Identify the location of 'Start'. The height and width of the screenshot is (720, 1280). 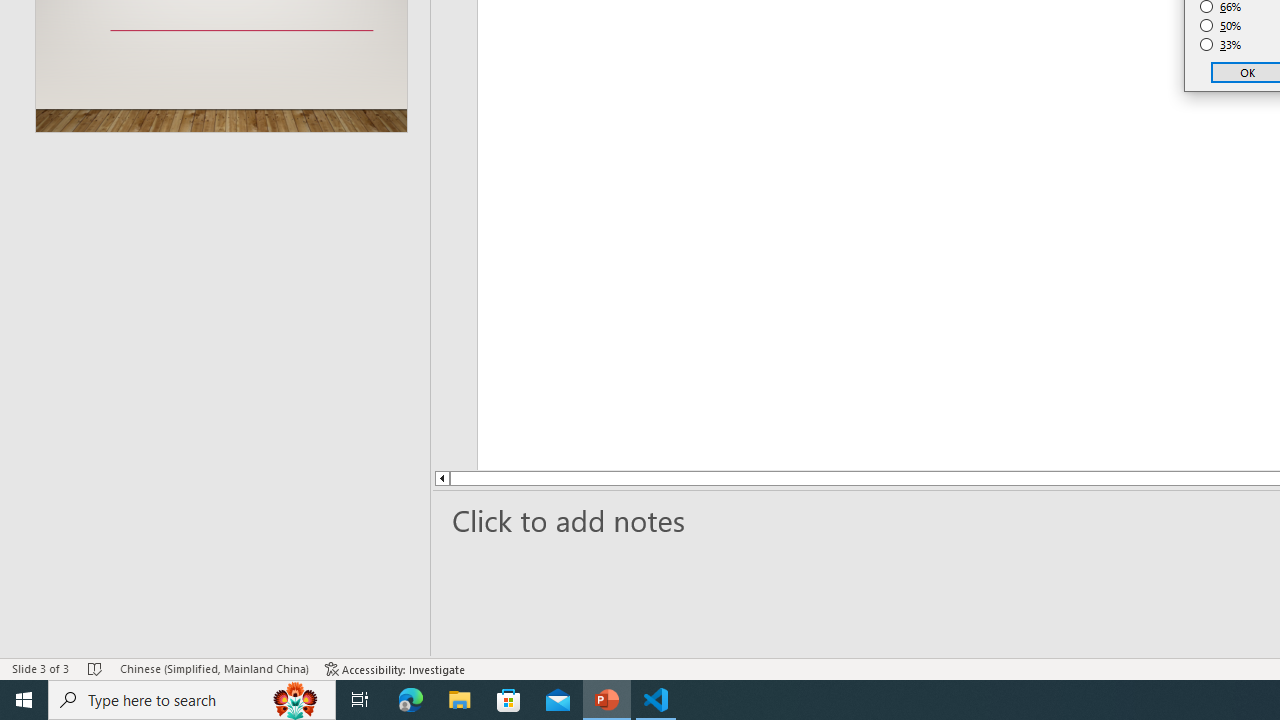
(24, 698).